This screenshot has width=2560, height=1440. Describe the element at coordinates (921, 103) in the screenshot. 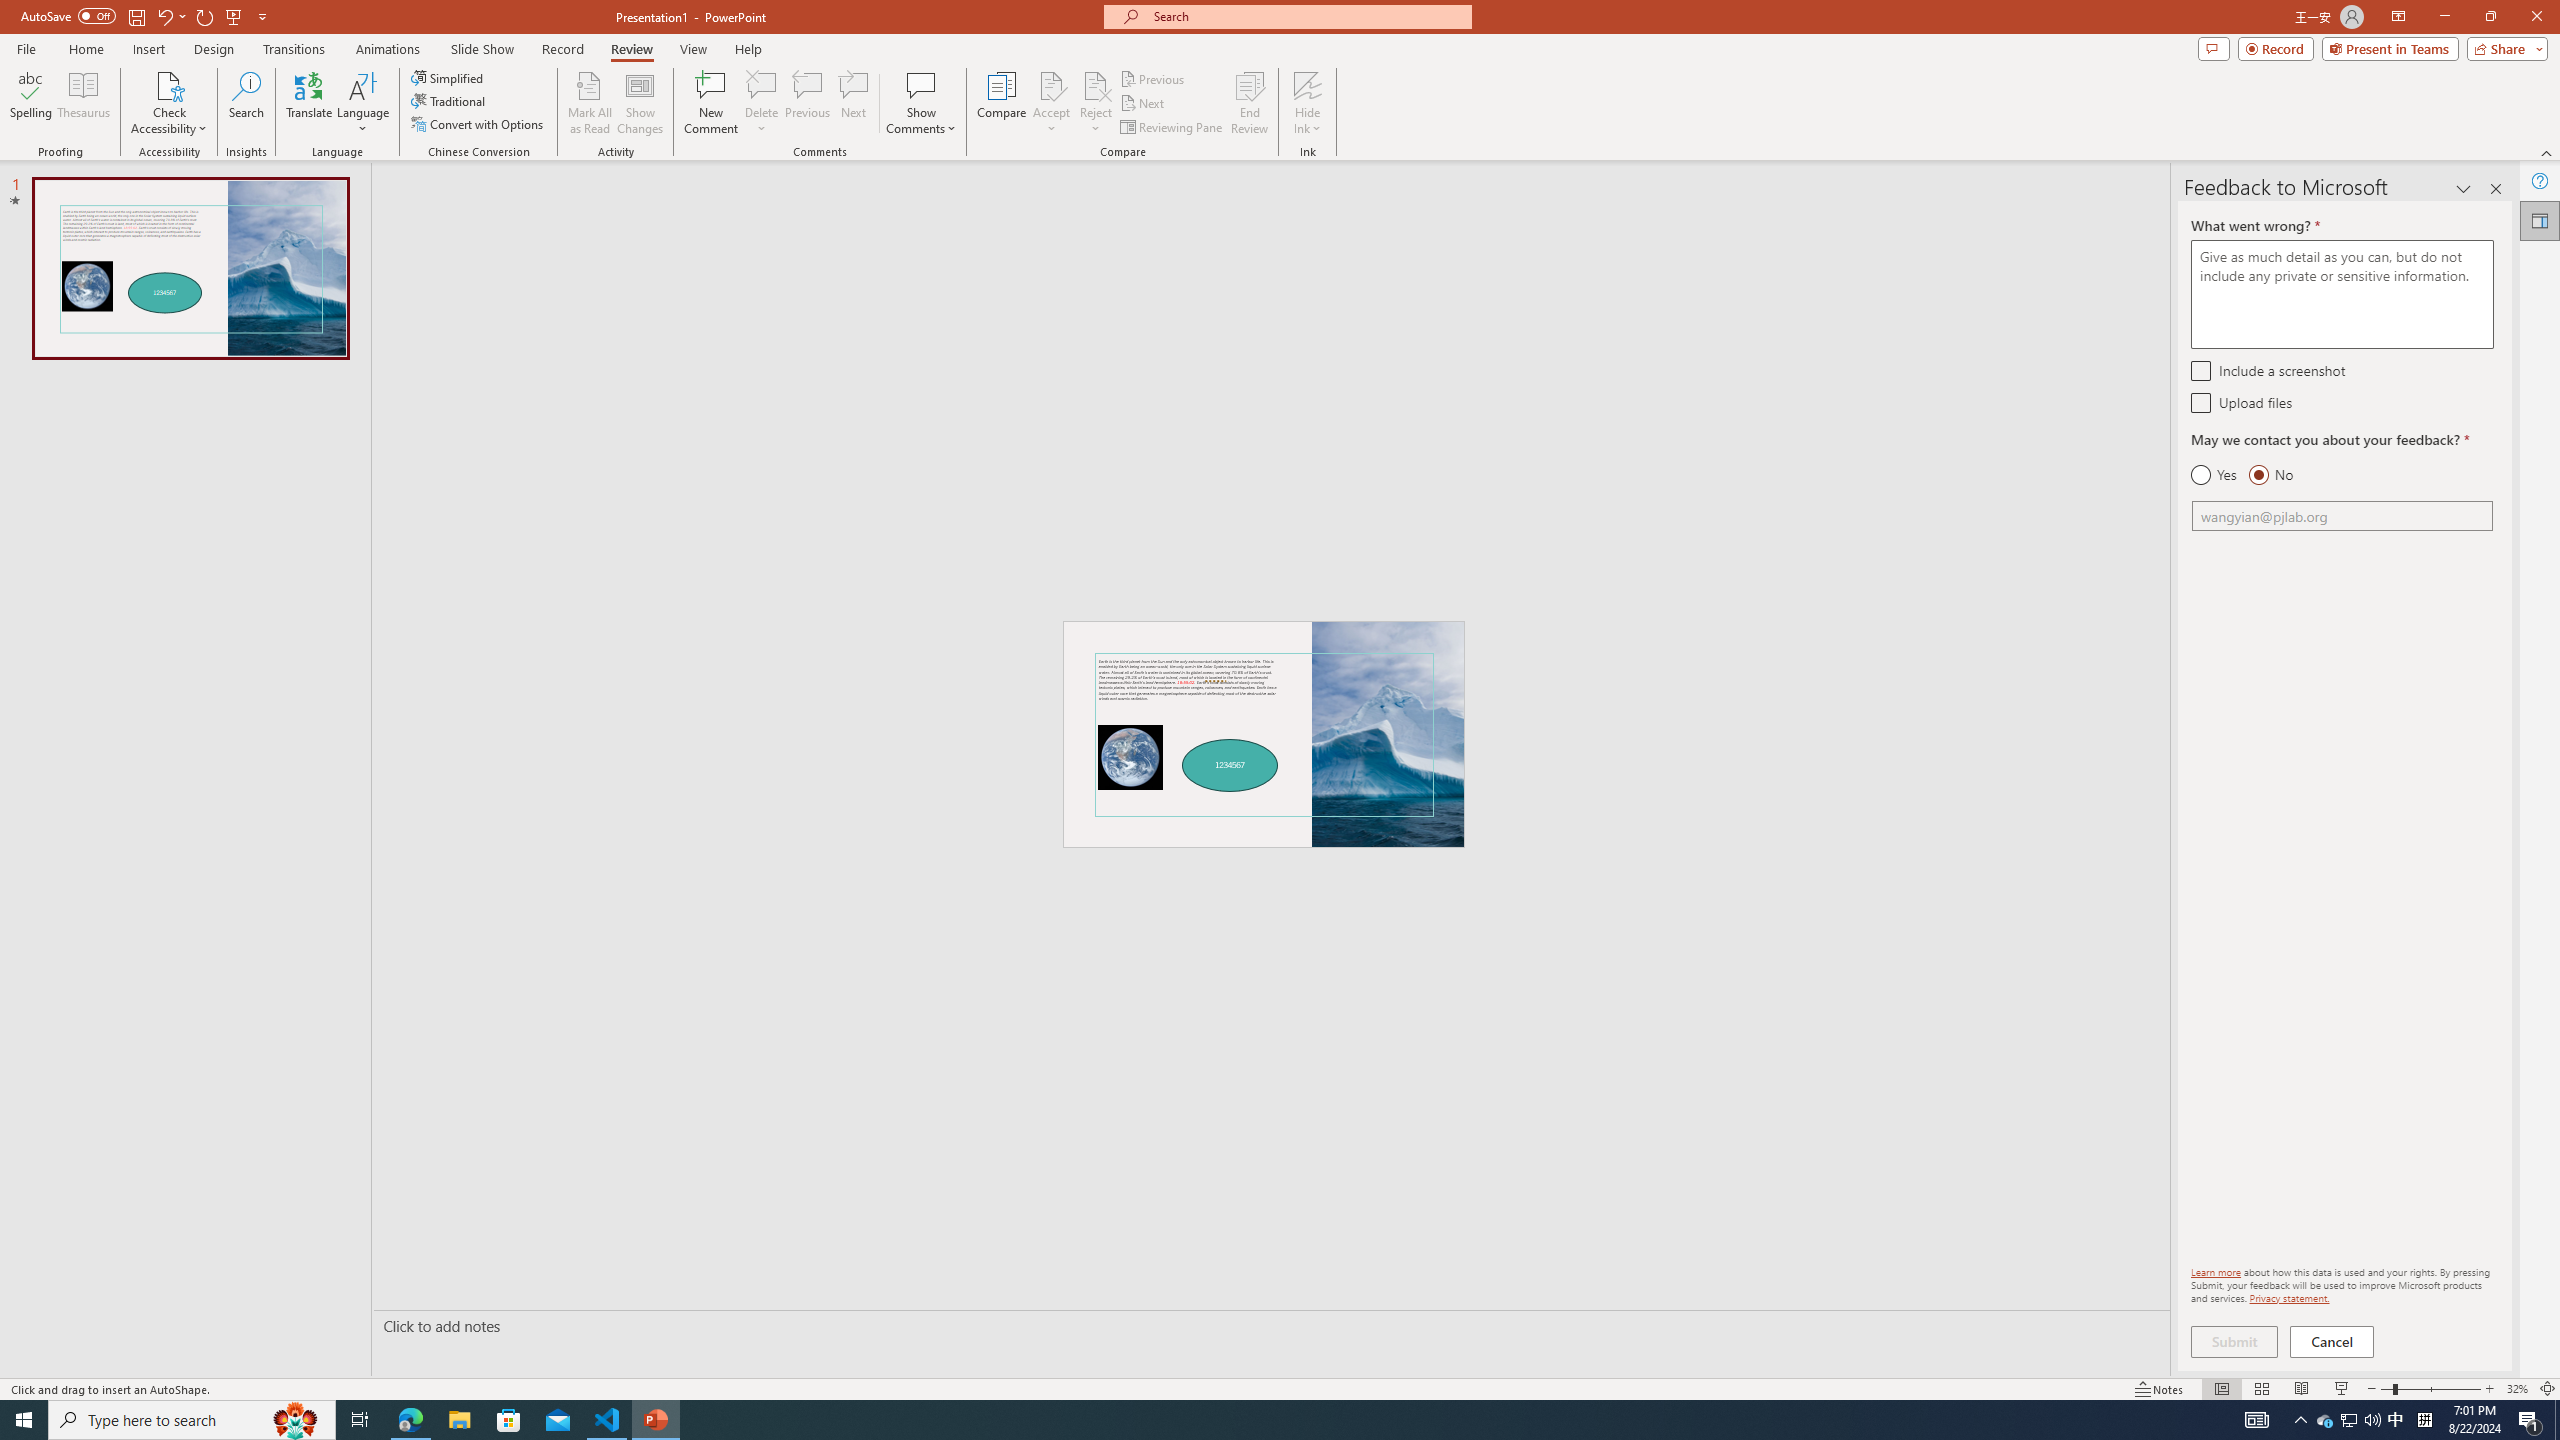

I see `'Show Comments'` at that location.